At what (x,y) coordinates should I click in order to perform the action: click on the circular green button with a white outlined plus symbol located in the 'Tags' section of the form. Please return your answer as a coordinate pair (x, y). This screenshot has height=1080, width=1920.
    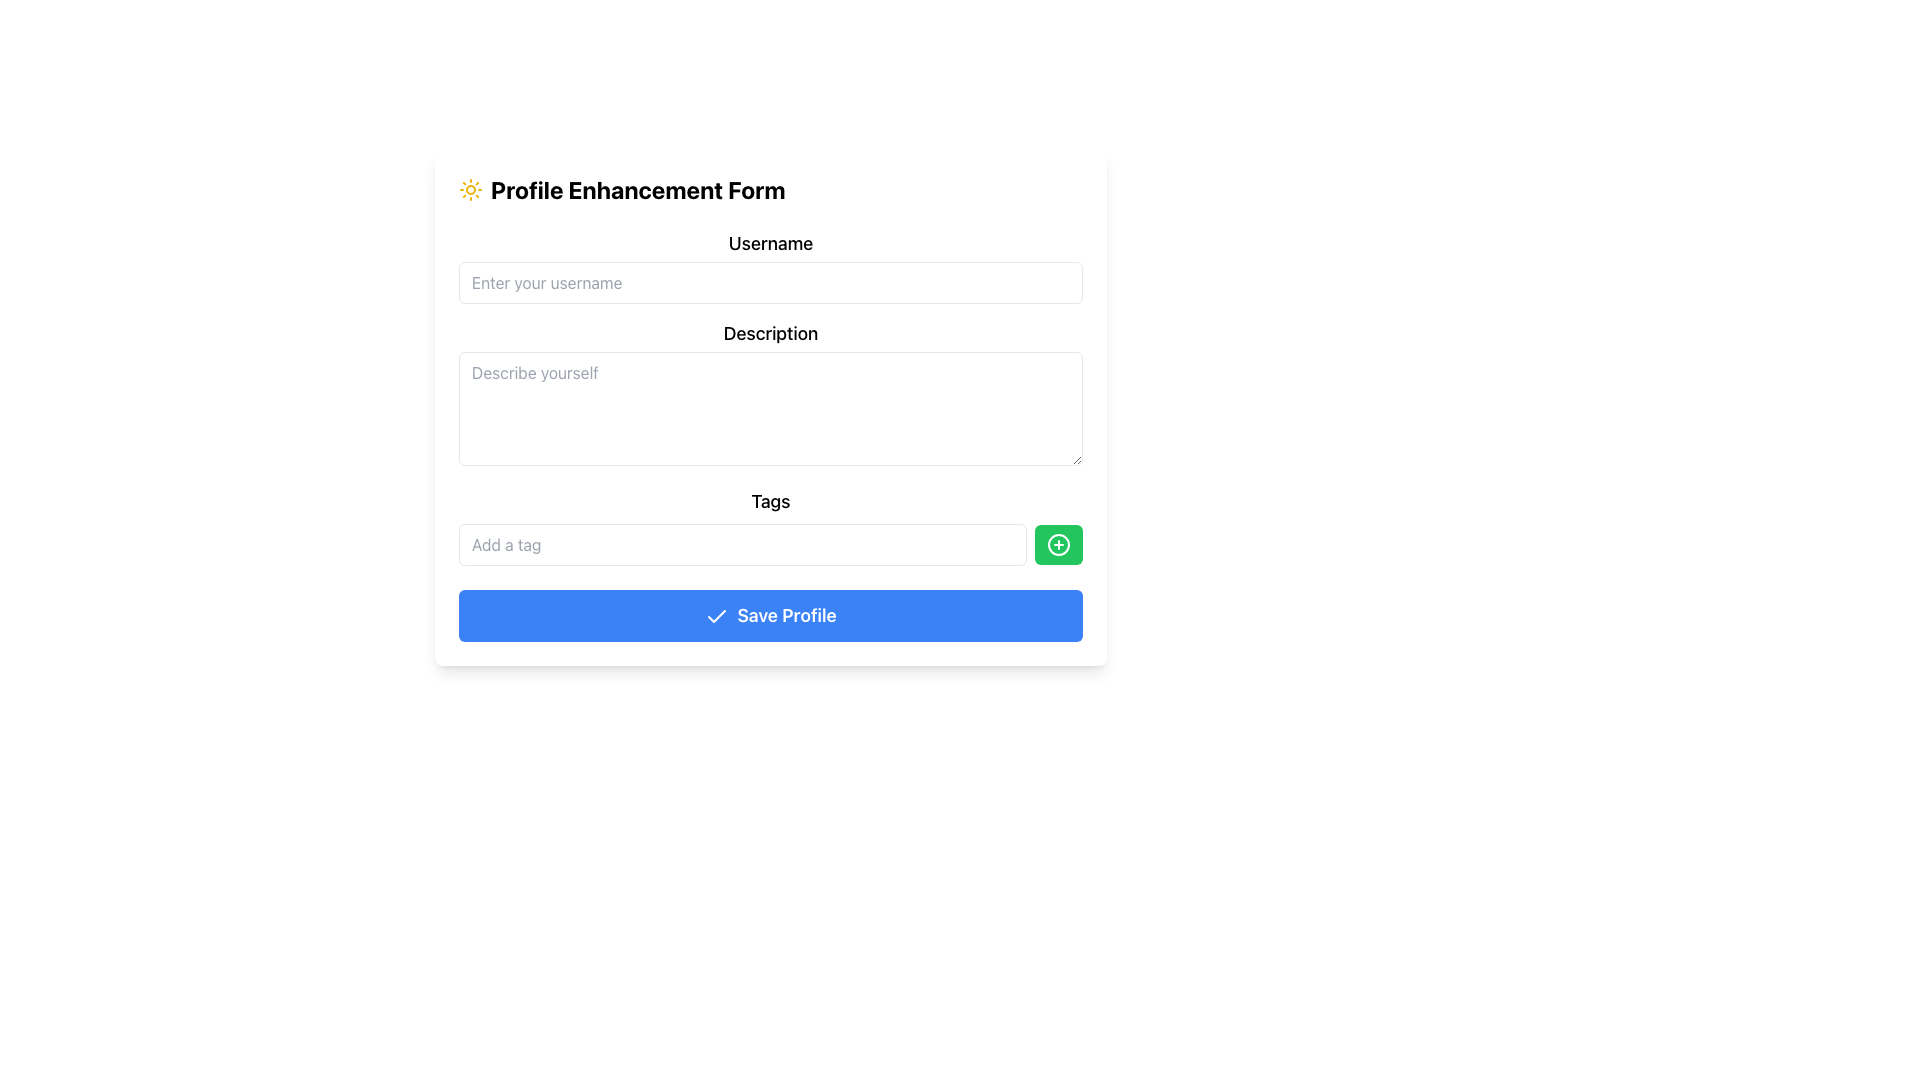
    Looking at the image, I should click on (1058, 544).